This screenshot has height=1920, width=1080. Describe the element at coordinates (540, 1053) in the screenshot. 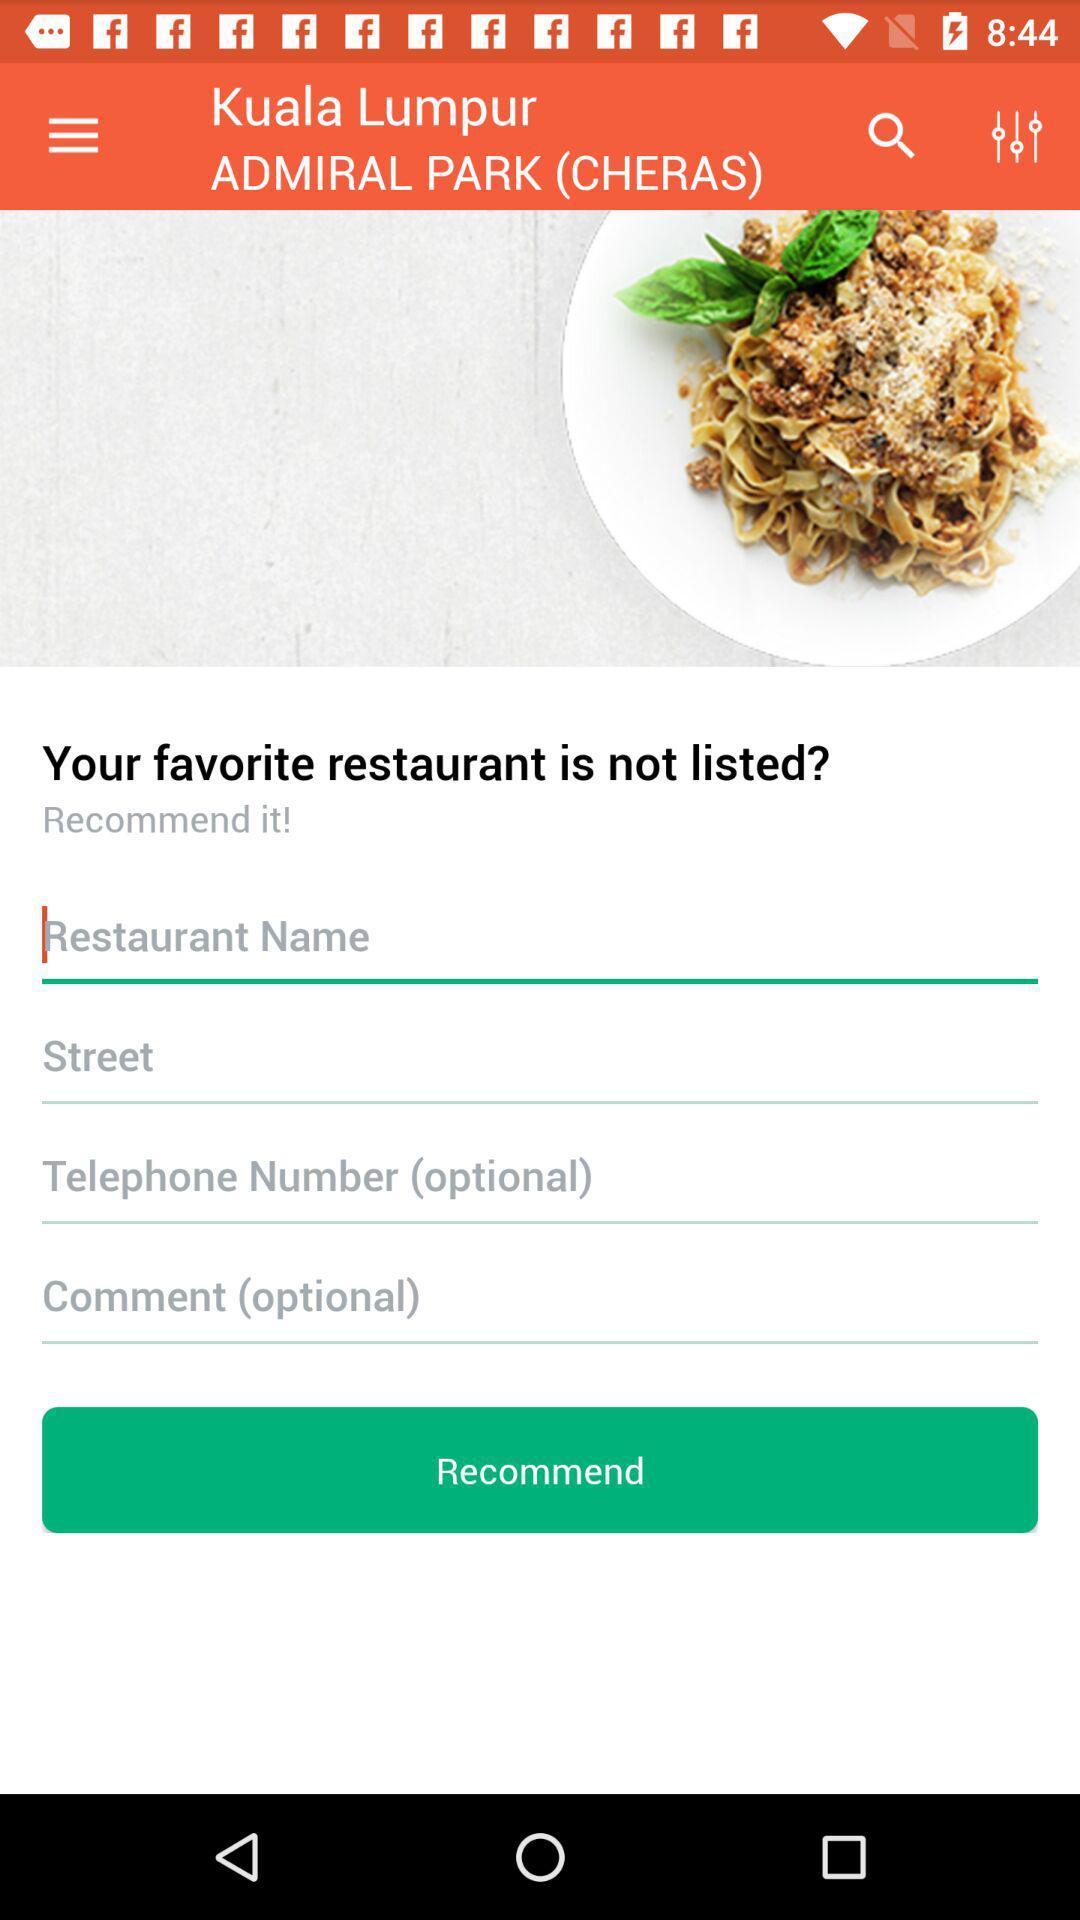

I see `street address of restaurant` at that location.